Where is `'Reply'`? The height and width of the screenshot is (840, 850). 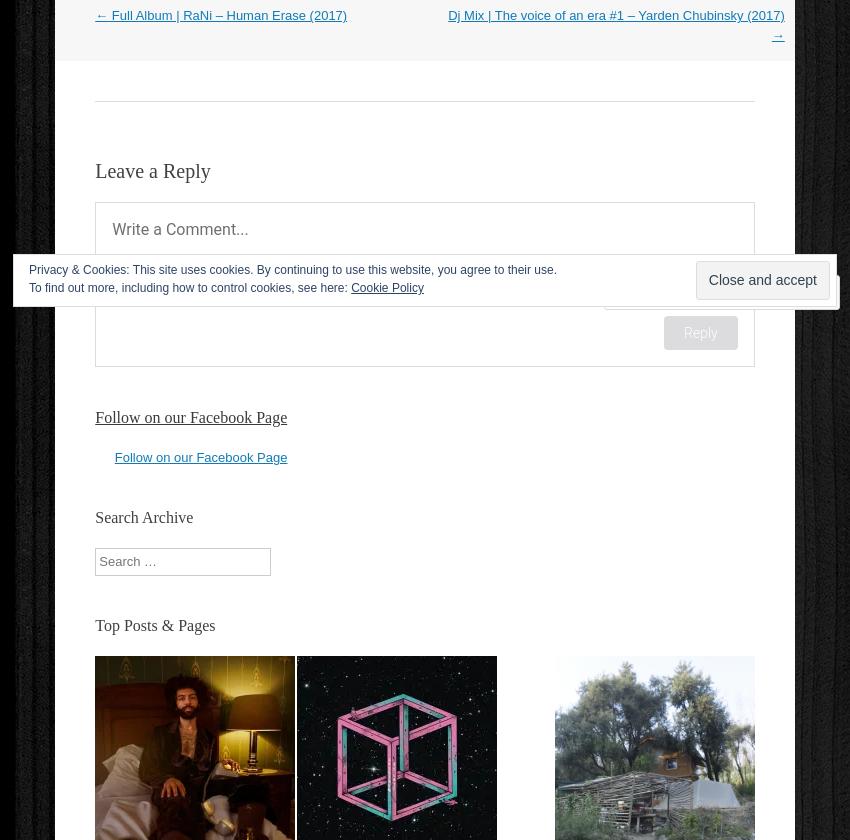 'Reply' is located at coordinates (699, 332).